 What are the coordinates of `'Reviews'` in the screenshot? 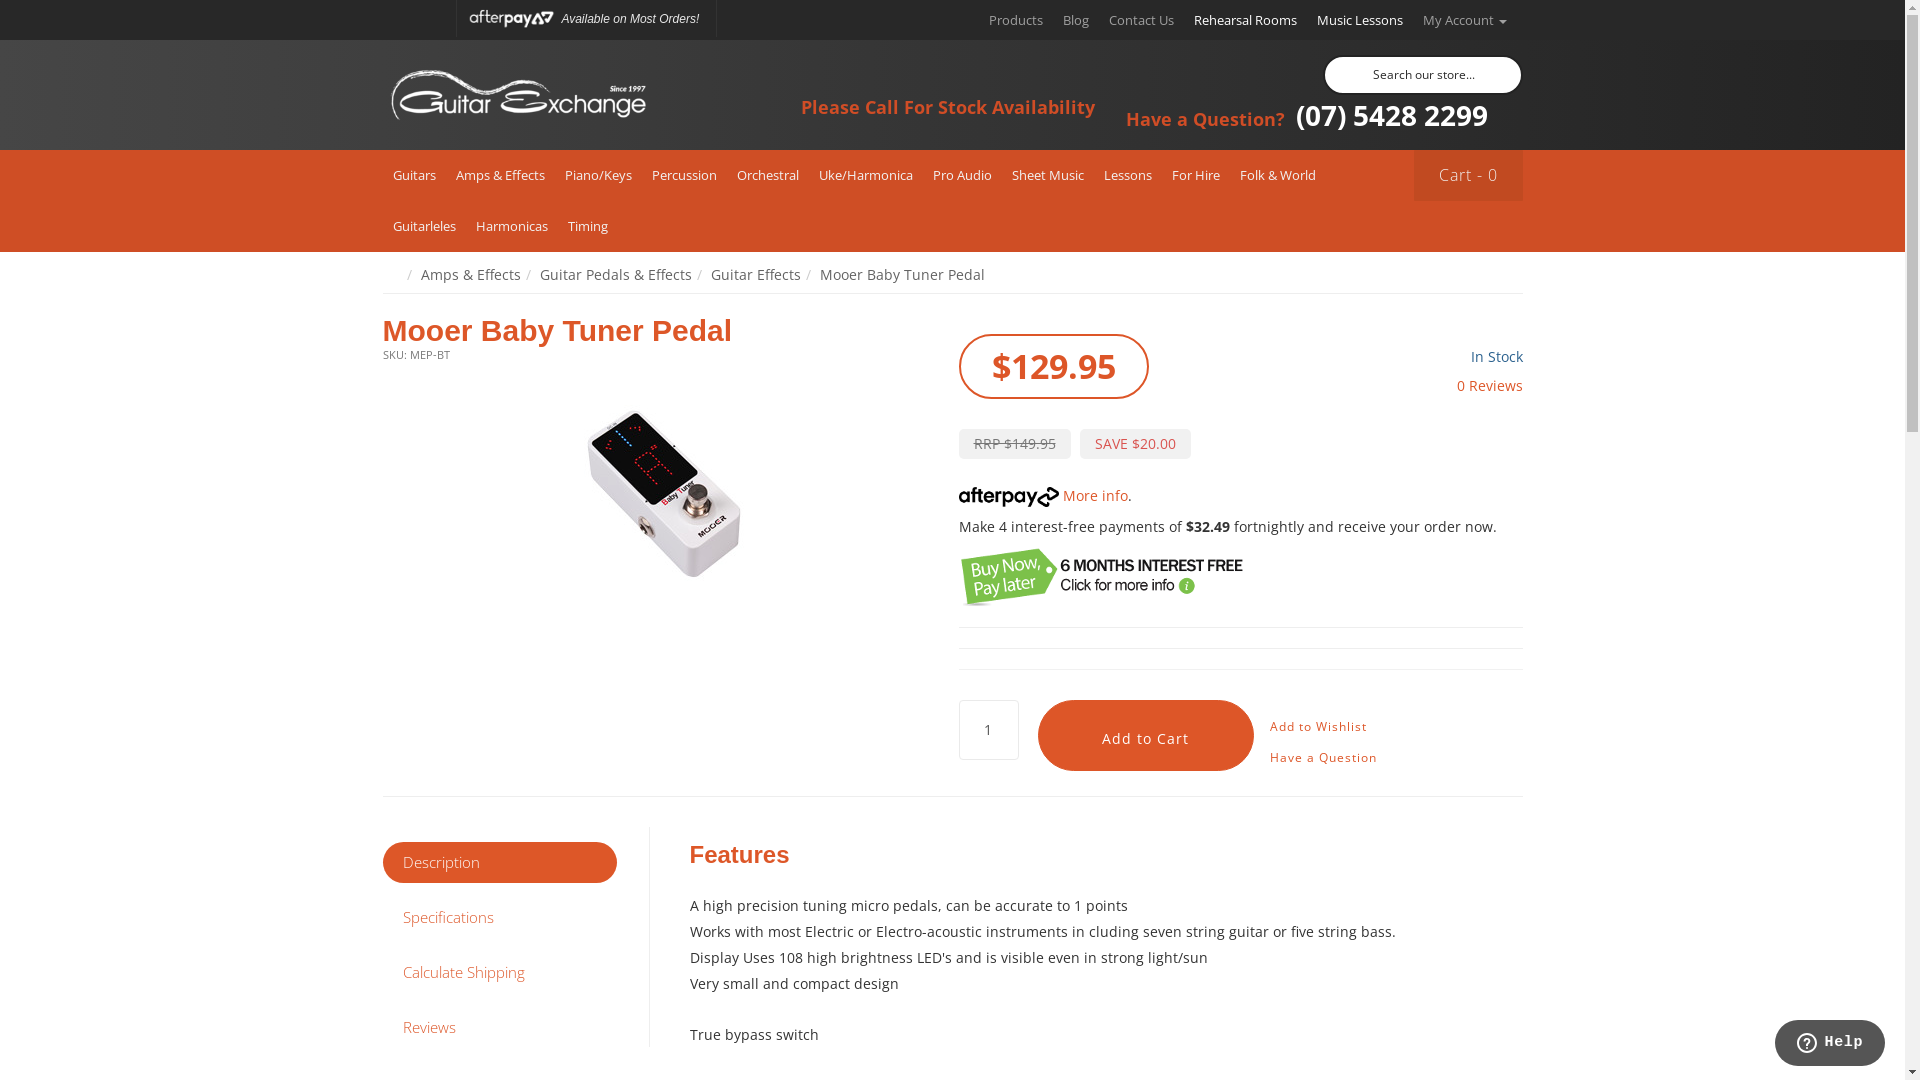 It's located at (499, 1027).